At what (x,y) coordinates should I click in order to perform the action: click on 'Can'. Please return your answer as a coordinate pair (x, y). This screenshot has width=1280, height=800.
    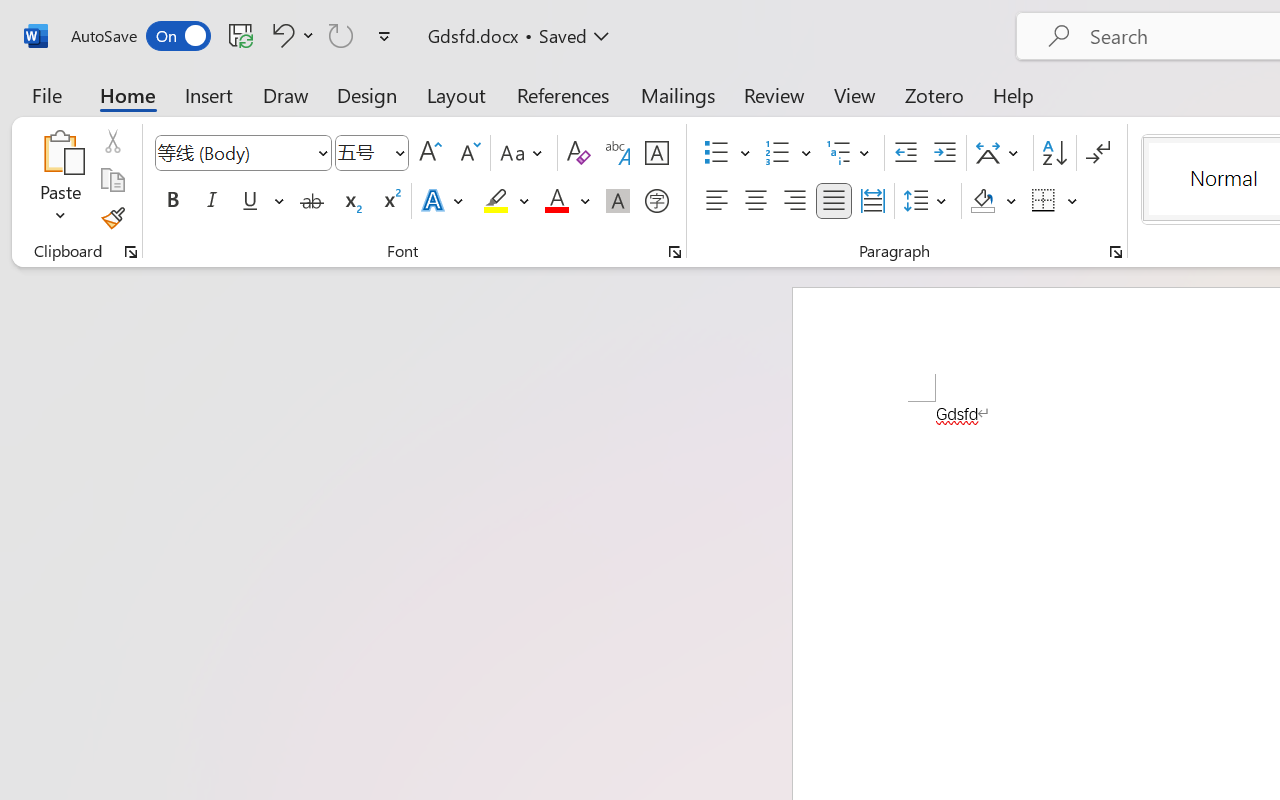
    Looking at the image, I should click on (341, 34).